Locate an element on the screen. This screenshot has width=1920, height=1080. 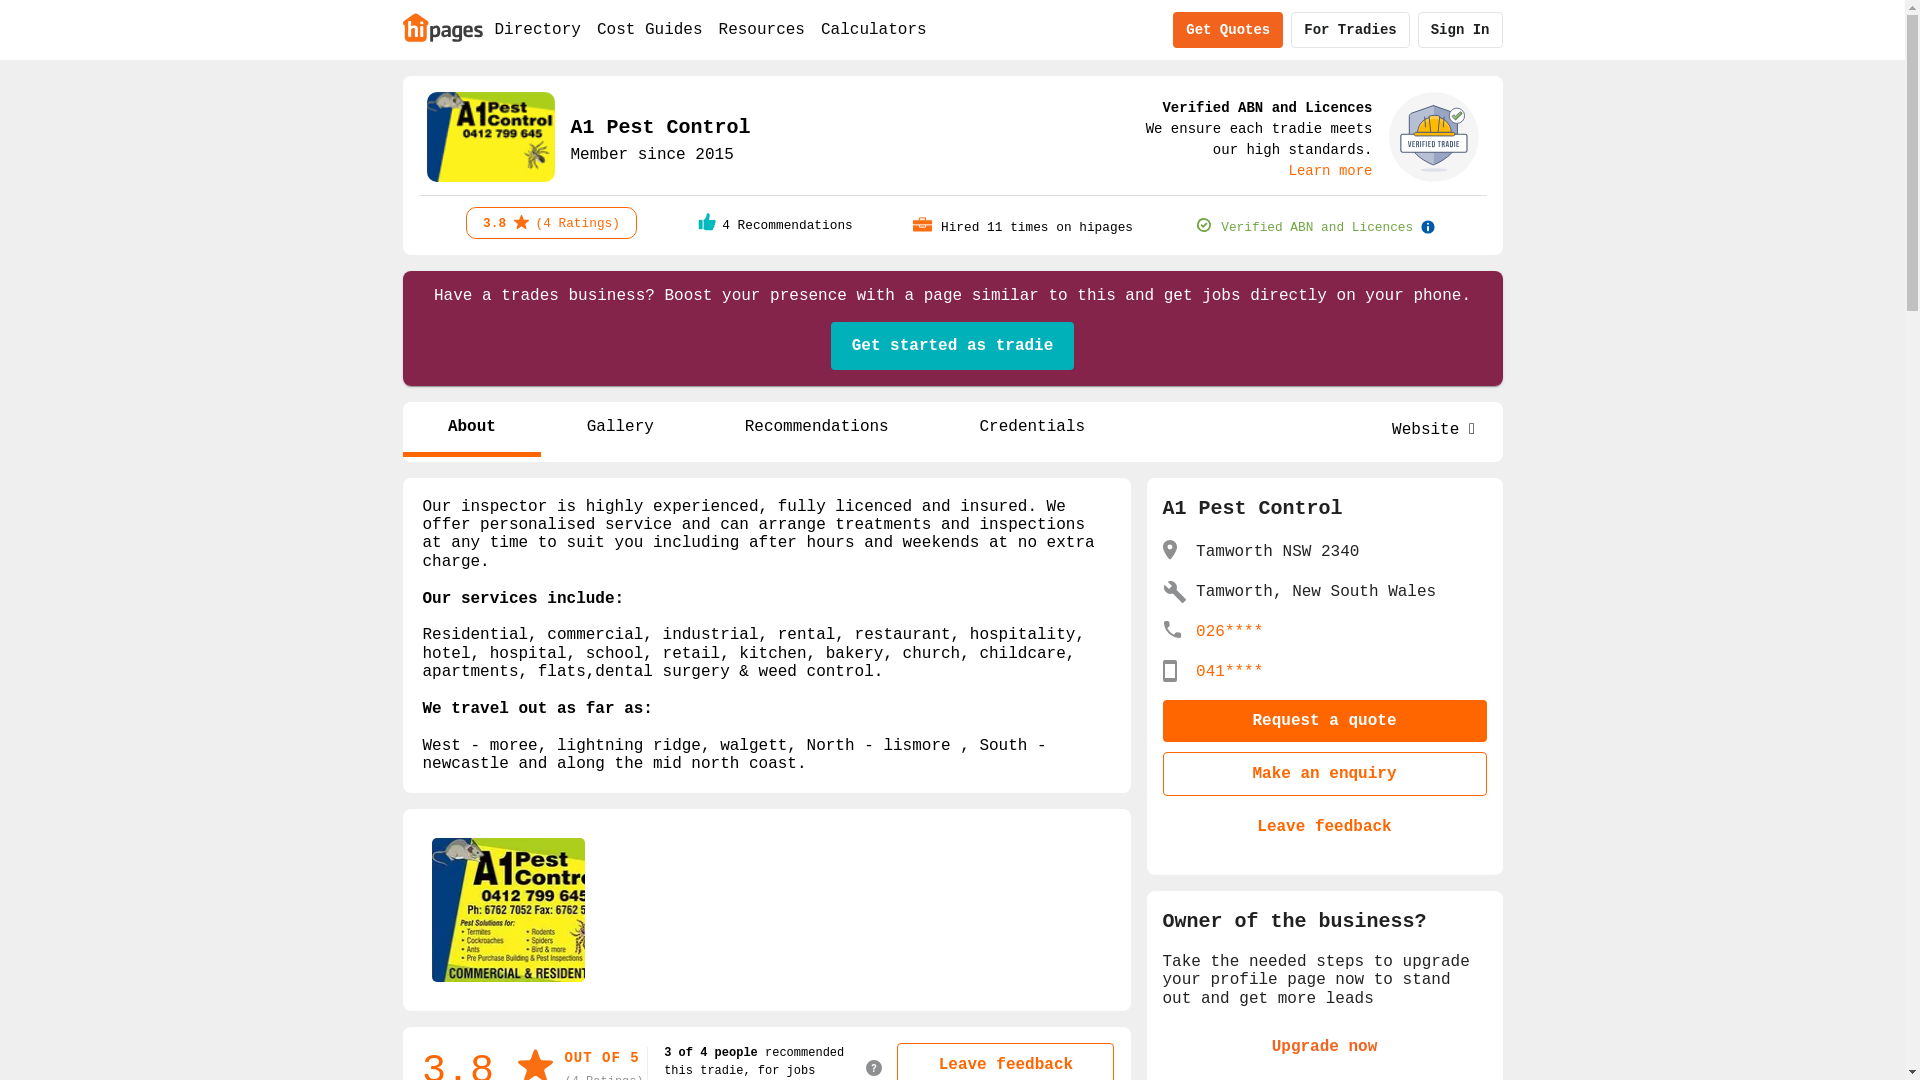
'Learn more' is located at coordinates (1329, 170).